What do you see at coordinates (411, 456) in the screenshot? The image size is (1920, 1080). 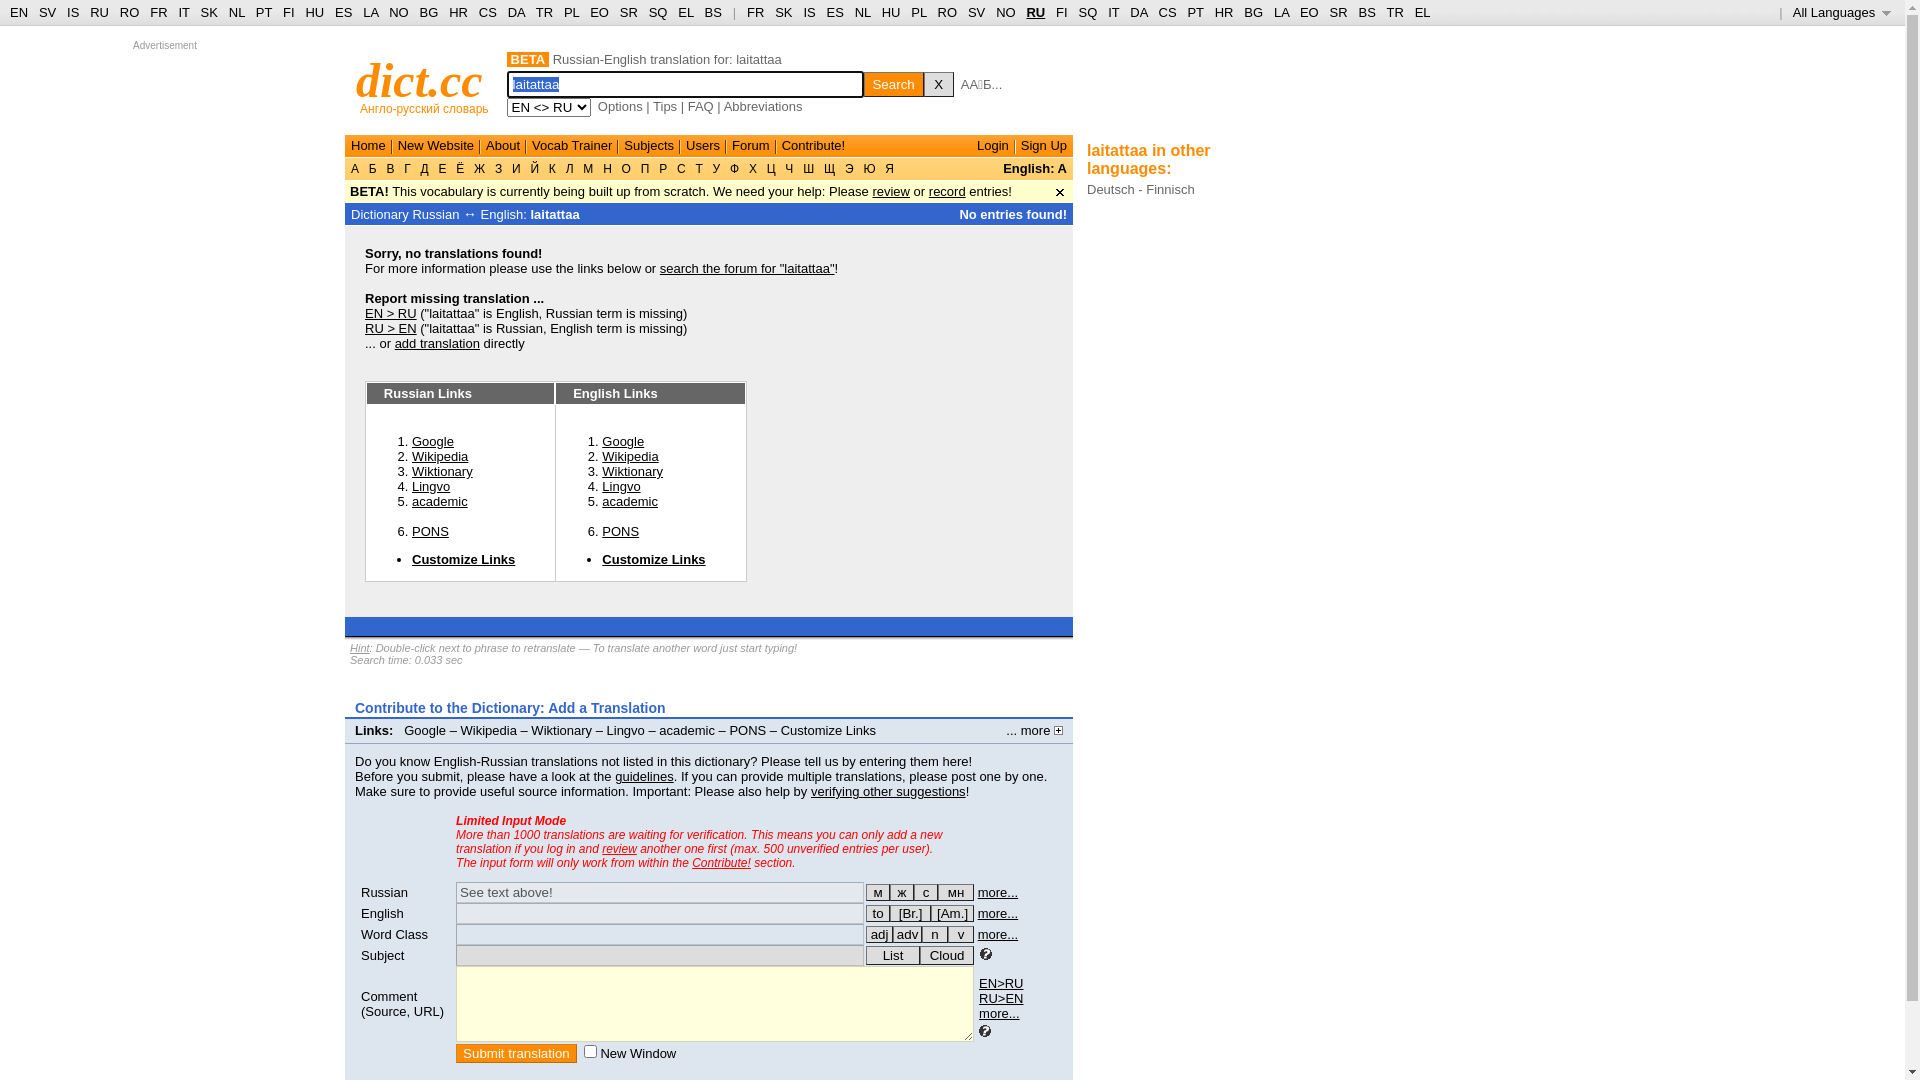 I see `'Wikipedia'` at bounding box center [411, 456].